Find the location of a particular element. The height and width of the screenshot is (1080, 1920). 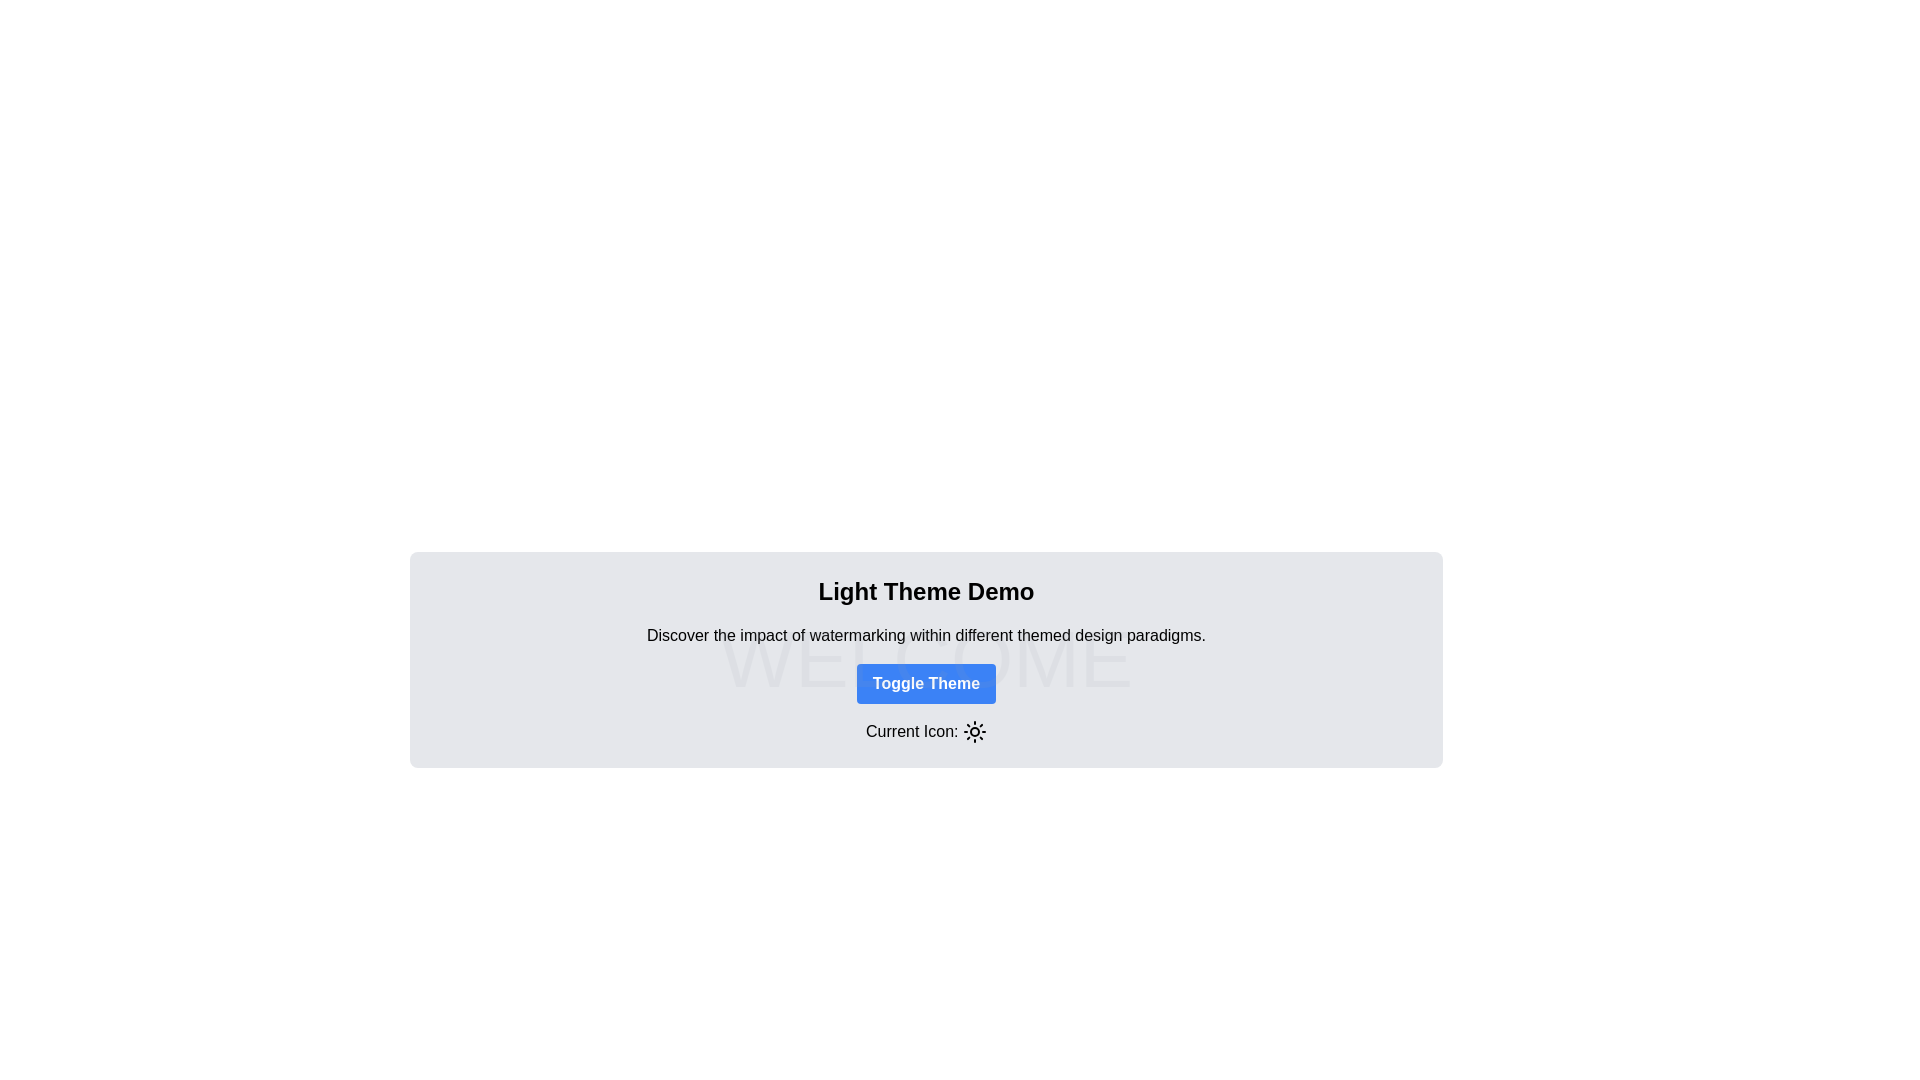

the sun icon representing brightness or light mode located under the labeled text 'Current Icon:' in the bottom section of the central panel is located at coordinates (974, 732).